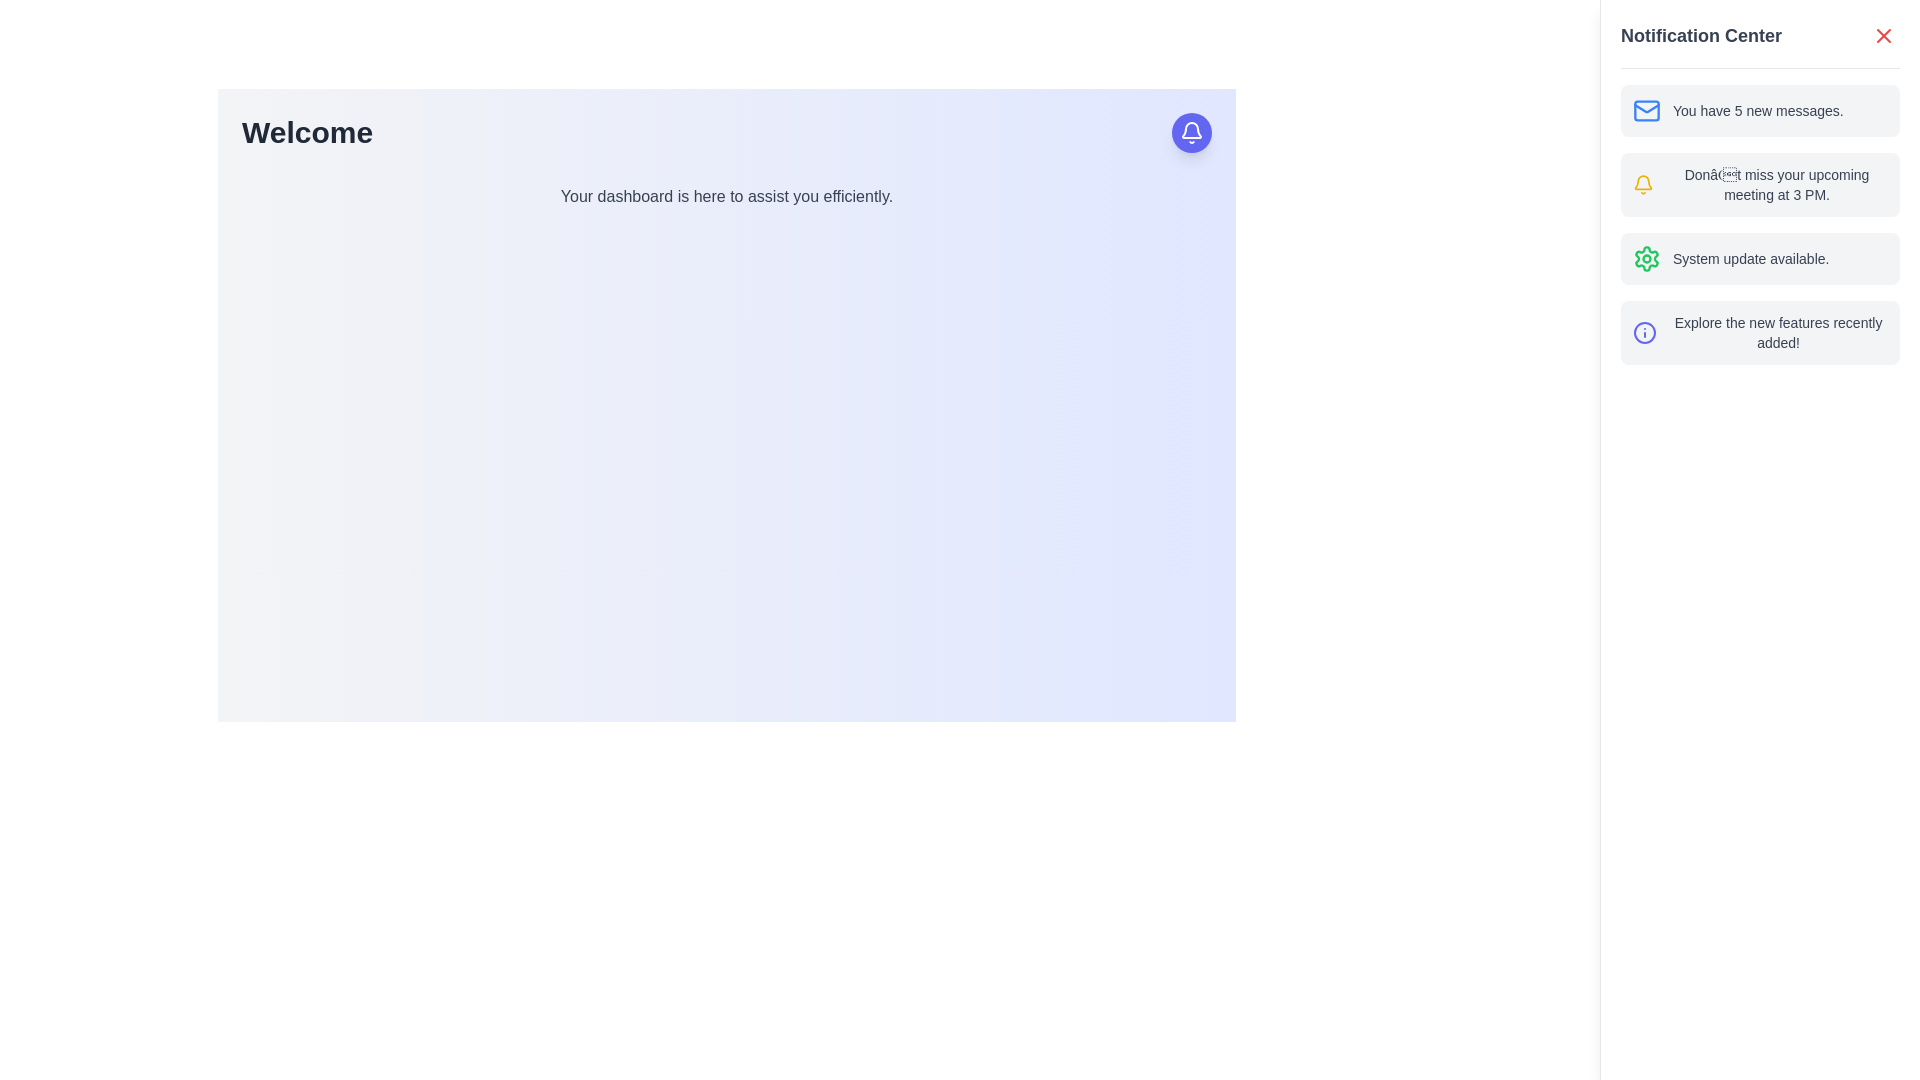  I want to click on the content of the non-interactive Notification card located at the bottom of the list in the Notification Center panel, so click(1760, 331).